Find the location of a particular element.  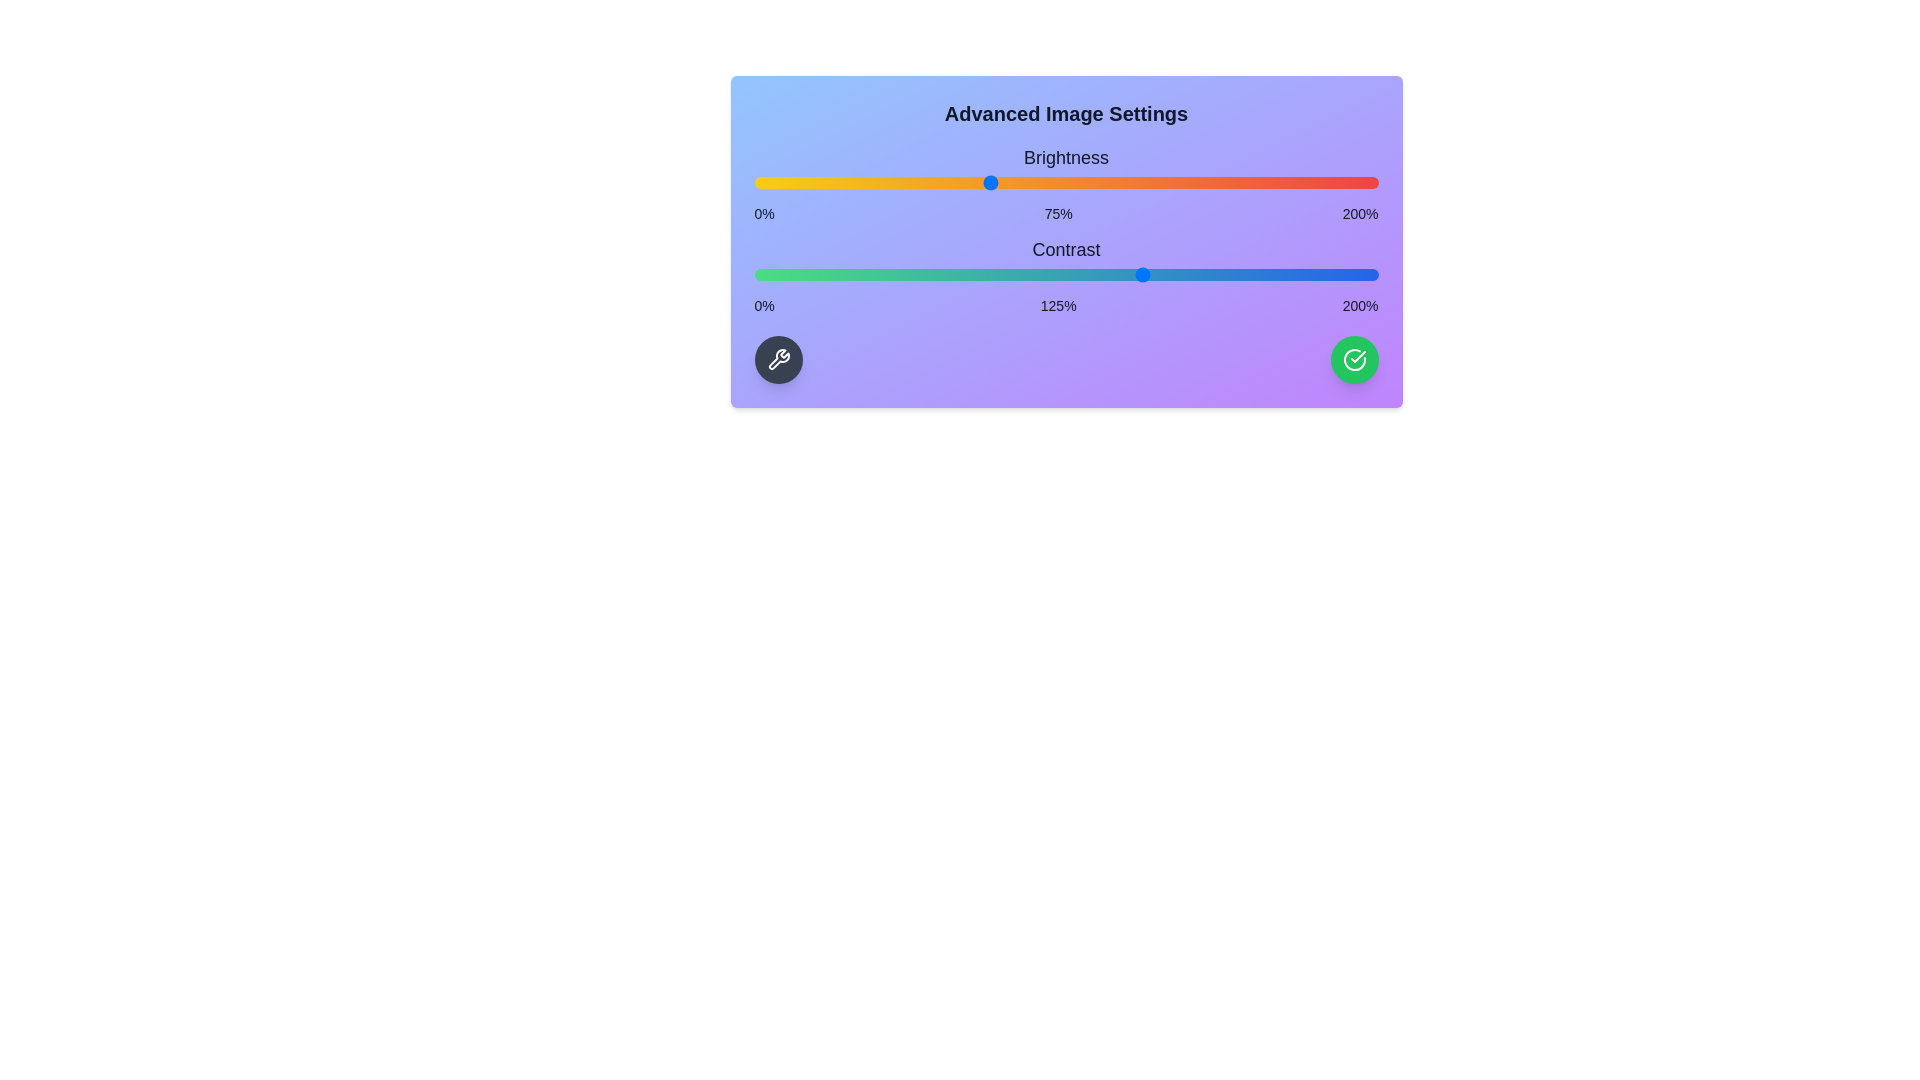

the brightness slider to 66% is located at coordinates (960, 182).